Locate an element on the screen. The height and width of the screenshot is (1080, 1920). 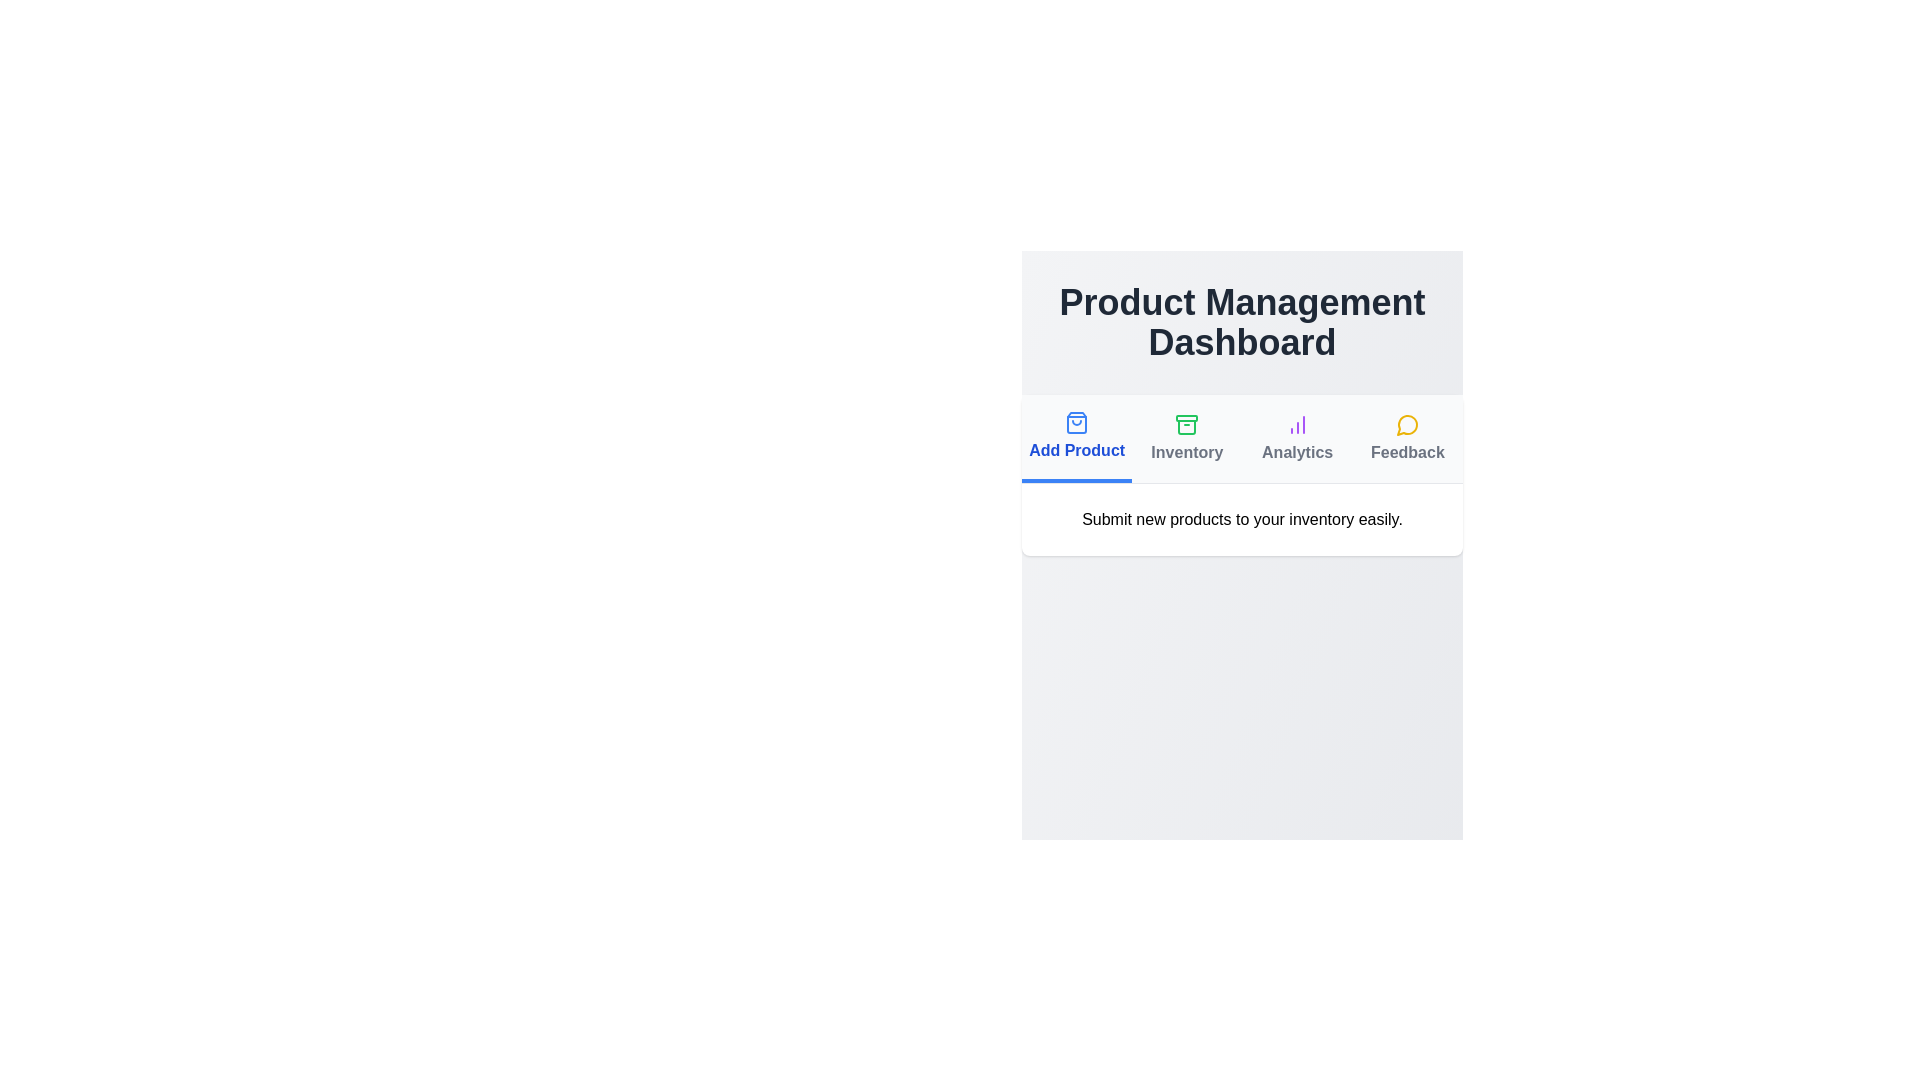
the 'Add Product' button with a shopping bag icon, which is the first button in the horizontal menu row under 'Product Management Dashboard.' is located at coordinates (1076, 438).